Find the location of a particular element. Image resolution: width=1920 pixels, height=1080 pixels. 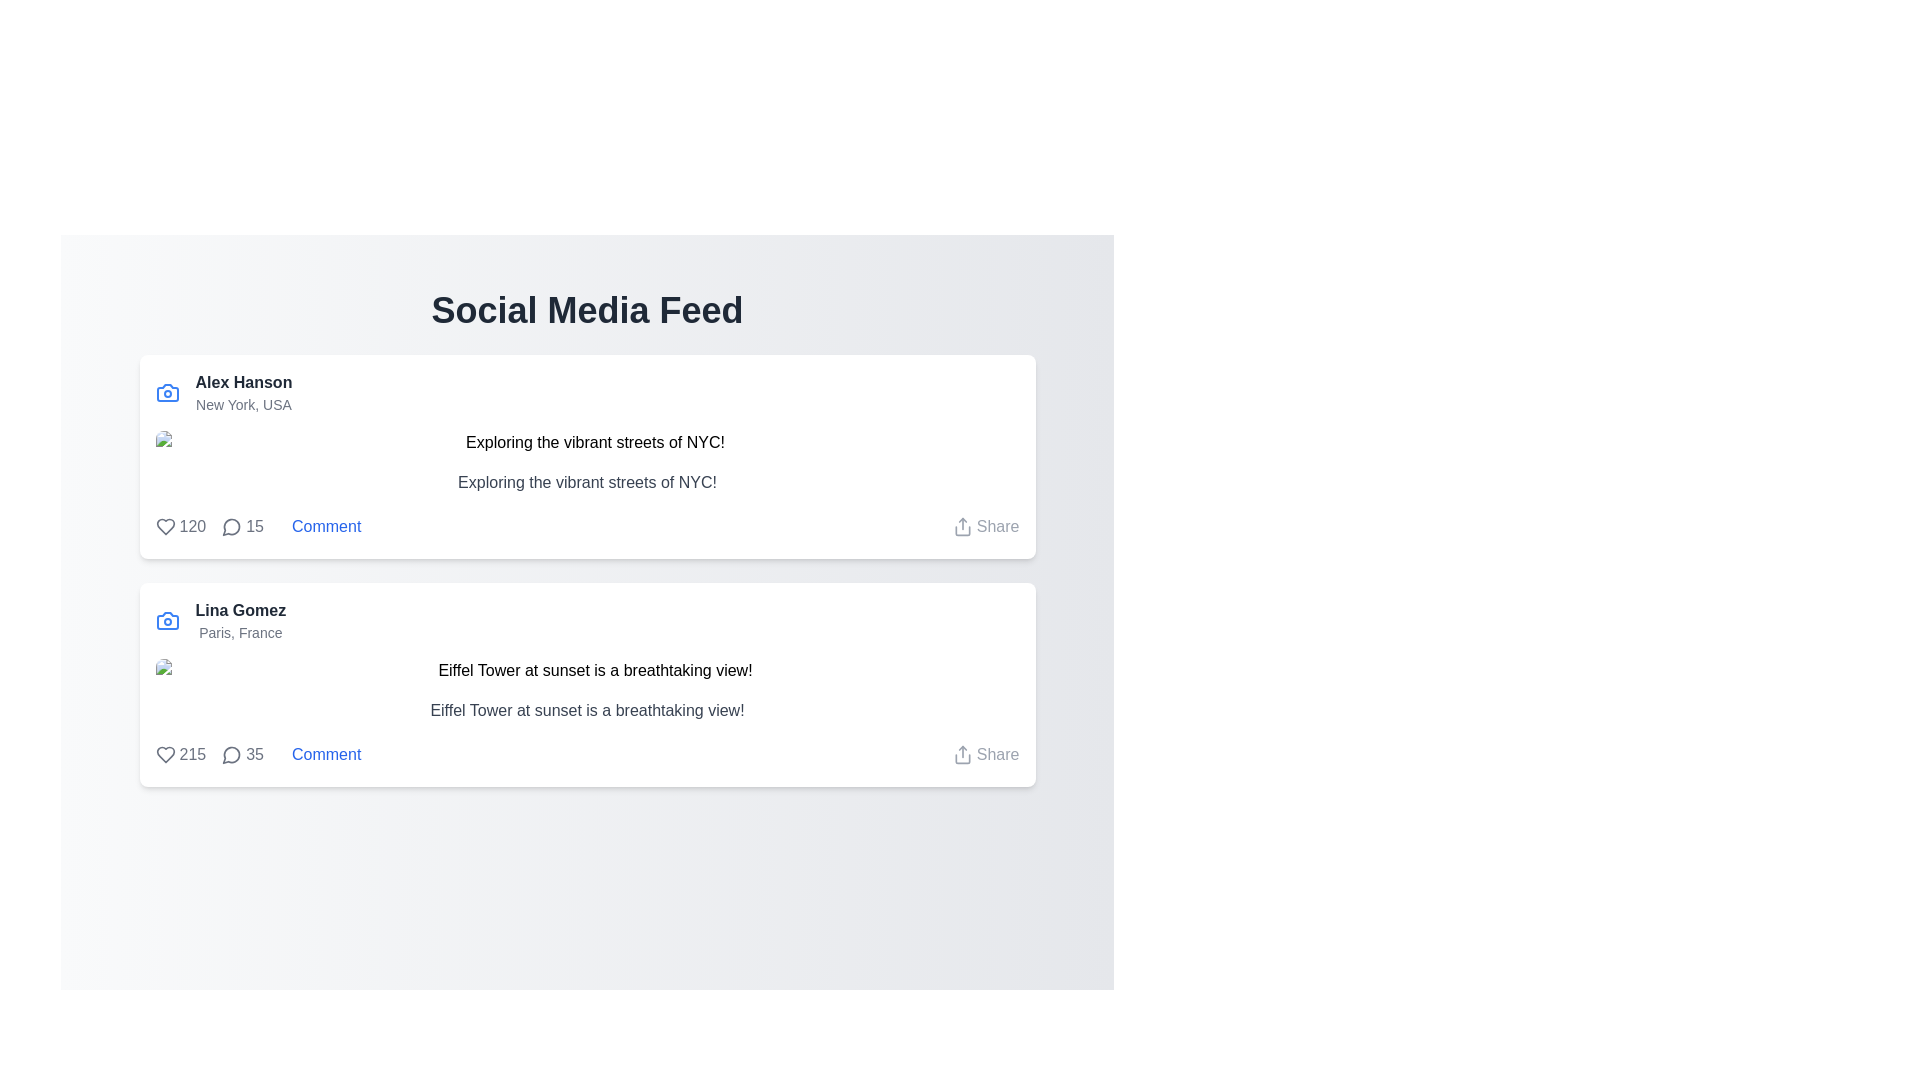

the heart icon located at the bottom-left of Lina Gomez's post to like it is located at coordinates (165, 755).